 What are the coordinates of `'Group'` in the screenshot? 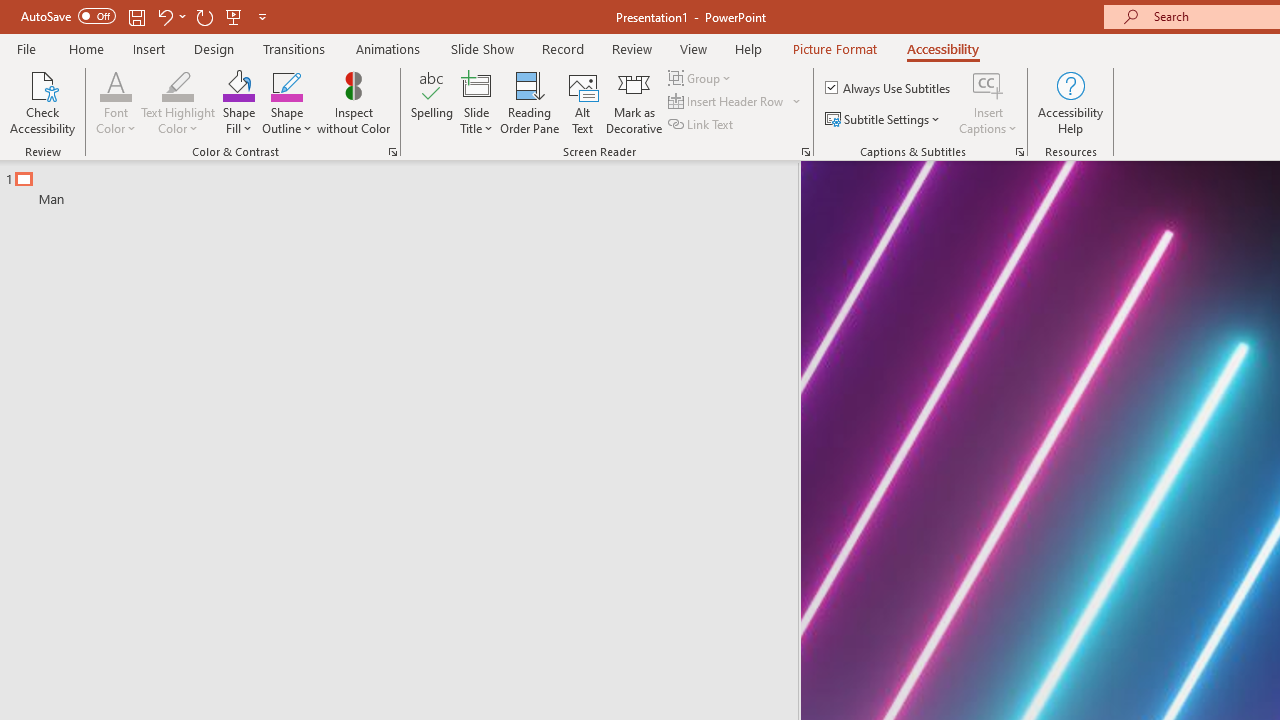 It's located at (702, 77).